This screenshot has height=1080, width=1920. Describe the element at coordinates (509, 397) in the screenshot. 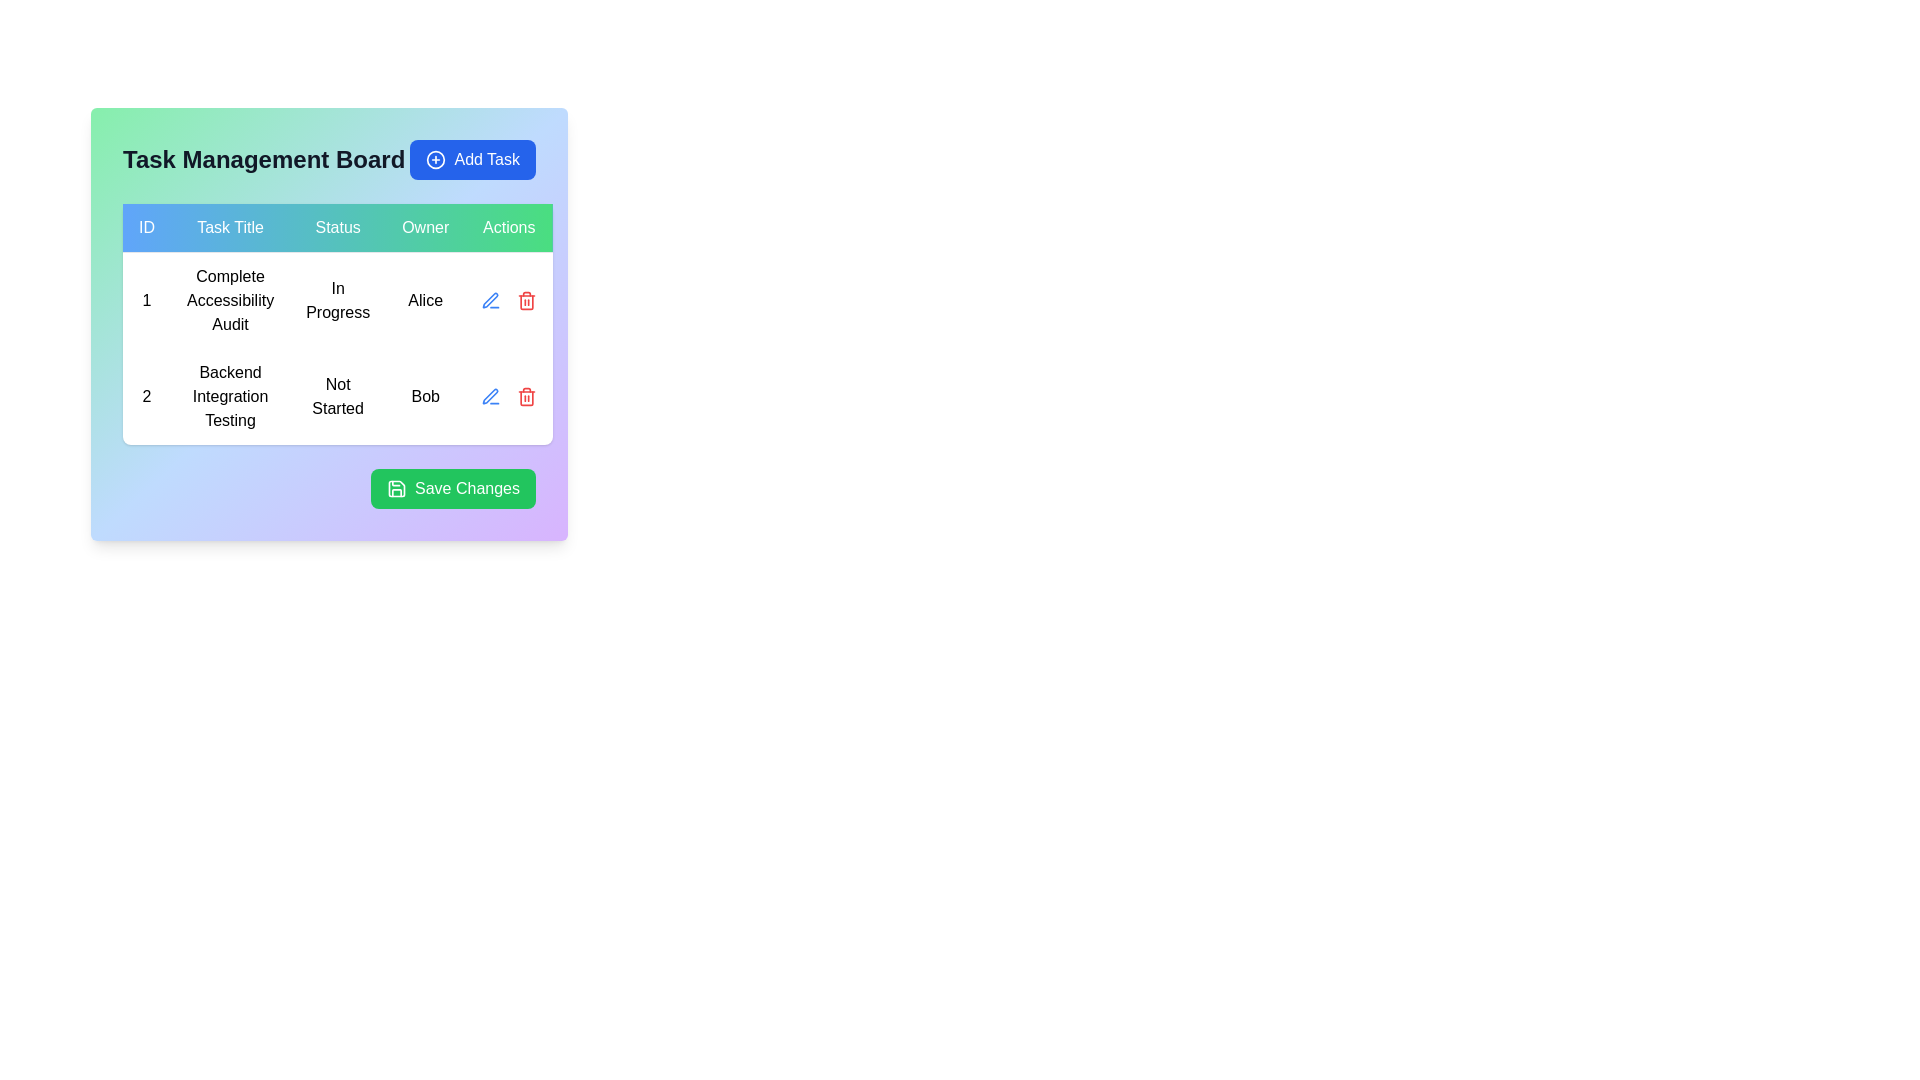

I see `the Icon button located in the 'Actions' column next to the red trash can icon for the 'Backend Integration Testing' task` at that location.